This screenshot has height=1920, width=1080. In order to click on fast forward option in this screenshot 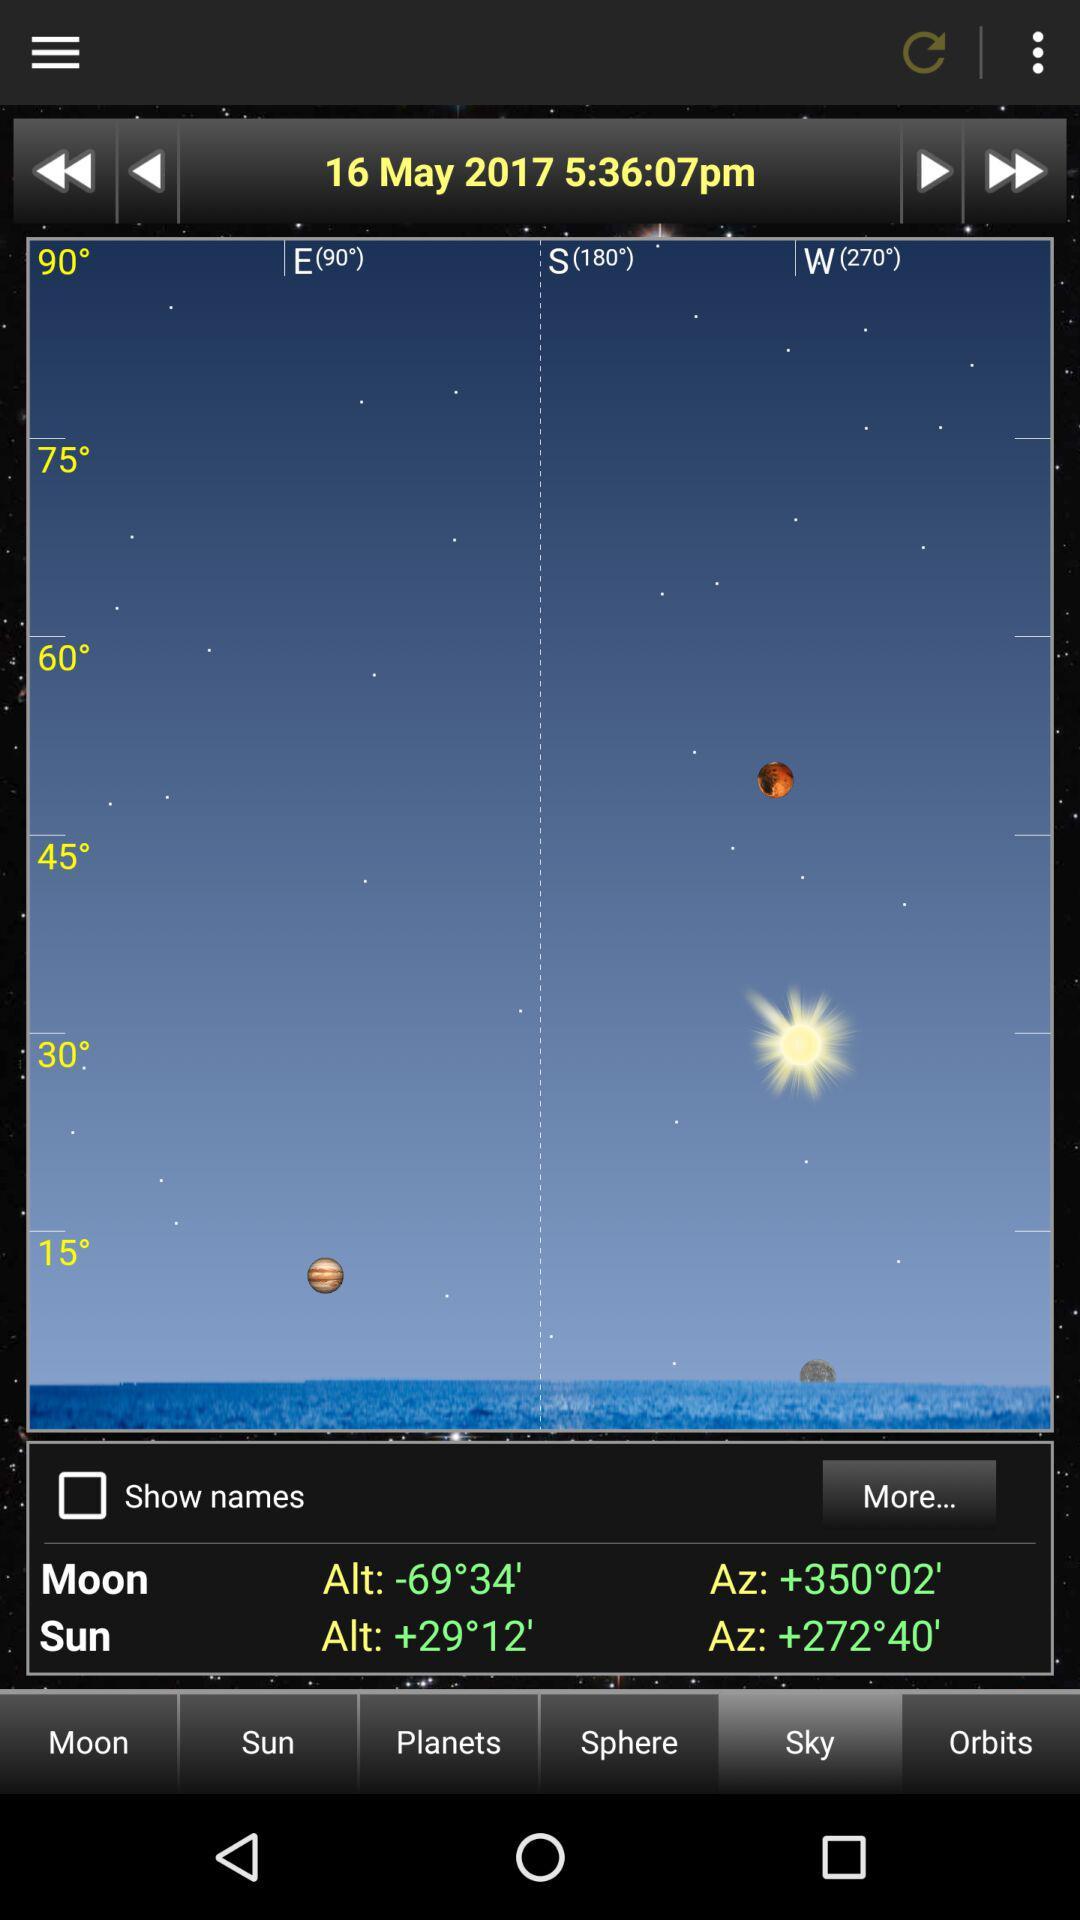, I will do `click(1015, 171)`.